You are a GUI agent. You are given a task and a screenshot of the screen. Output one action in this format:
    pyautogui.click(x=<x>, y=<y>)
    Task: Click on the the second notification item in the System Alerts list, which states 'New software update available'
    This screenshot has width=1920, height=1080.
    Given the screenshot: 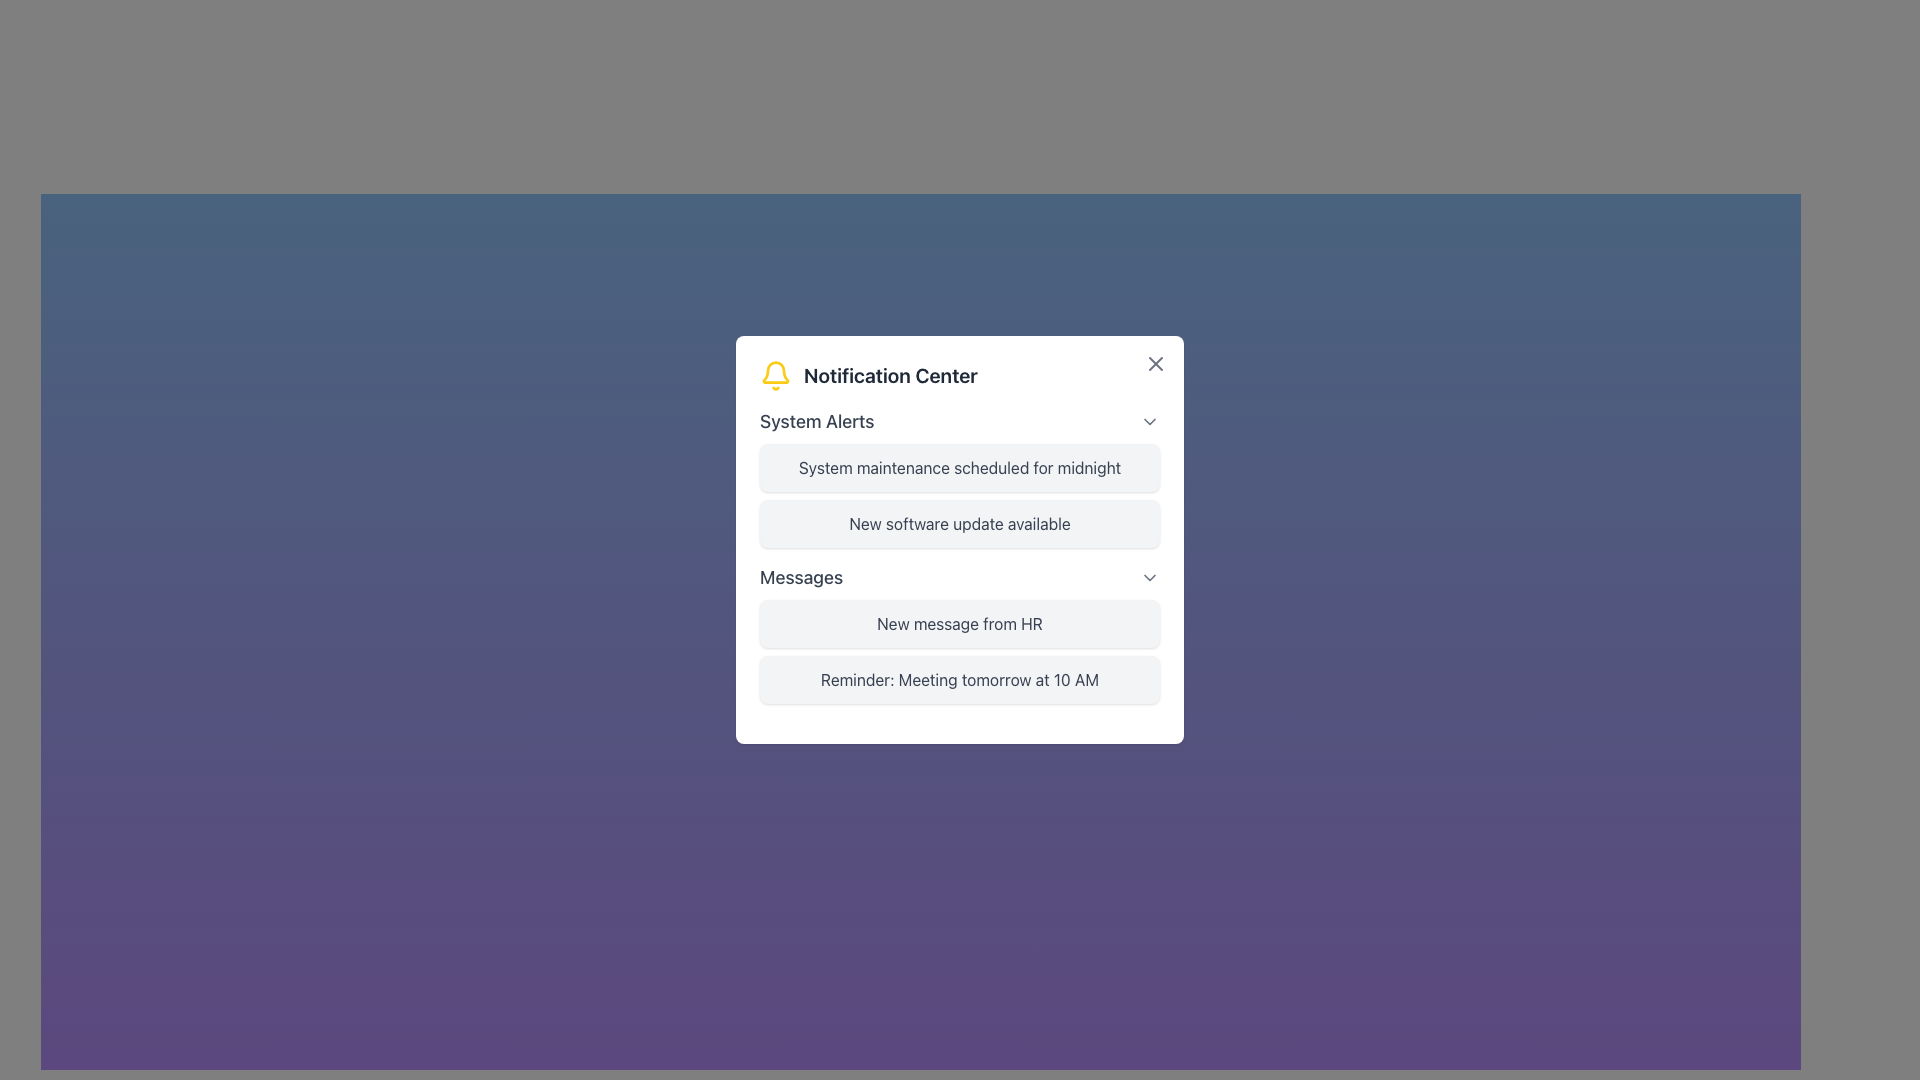 What is the action you would take?
    pyautogui.click(x=960, y=540)
    